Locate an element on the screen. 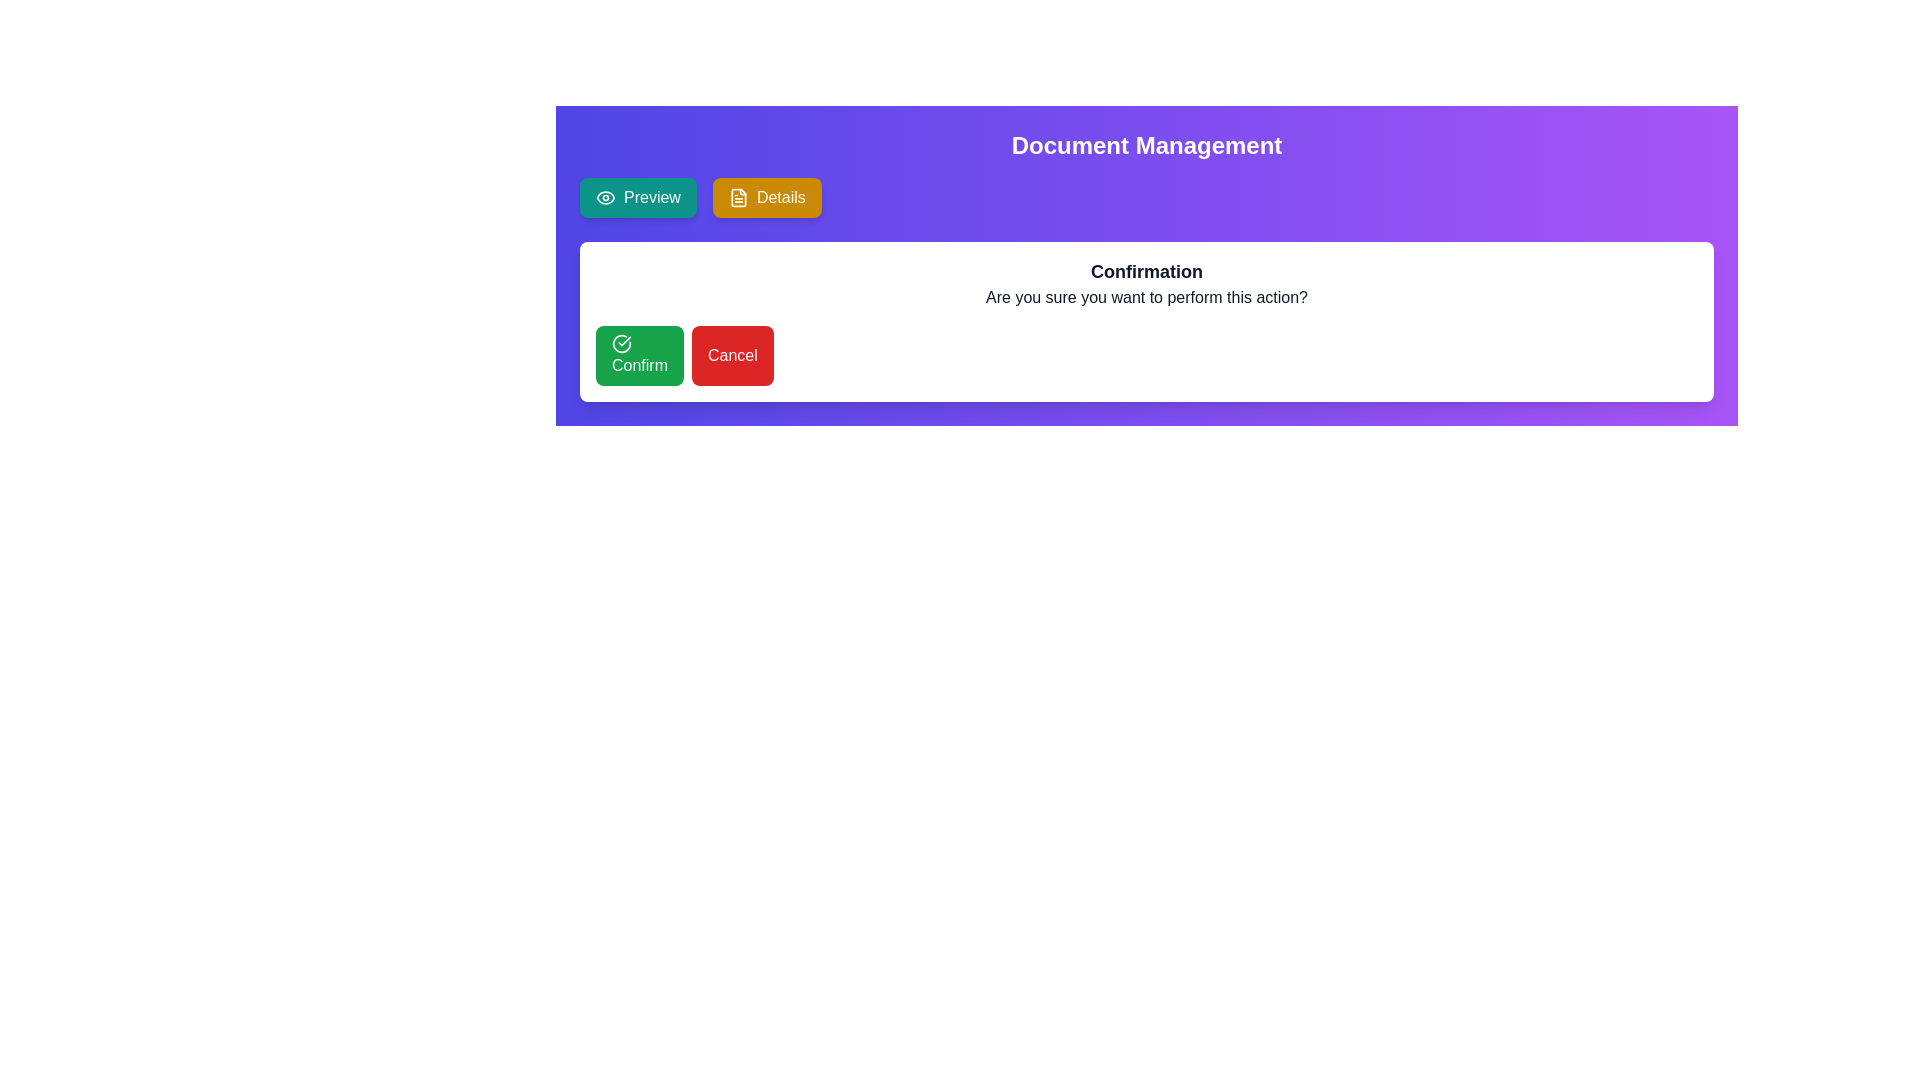  the preview icon embedded within the 'Preview' button located in the top left corner of the interface section is located at coordinates (604, 197).